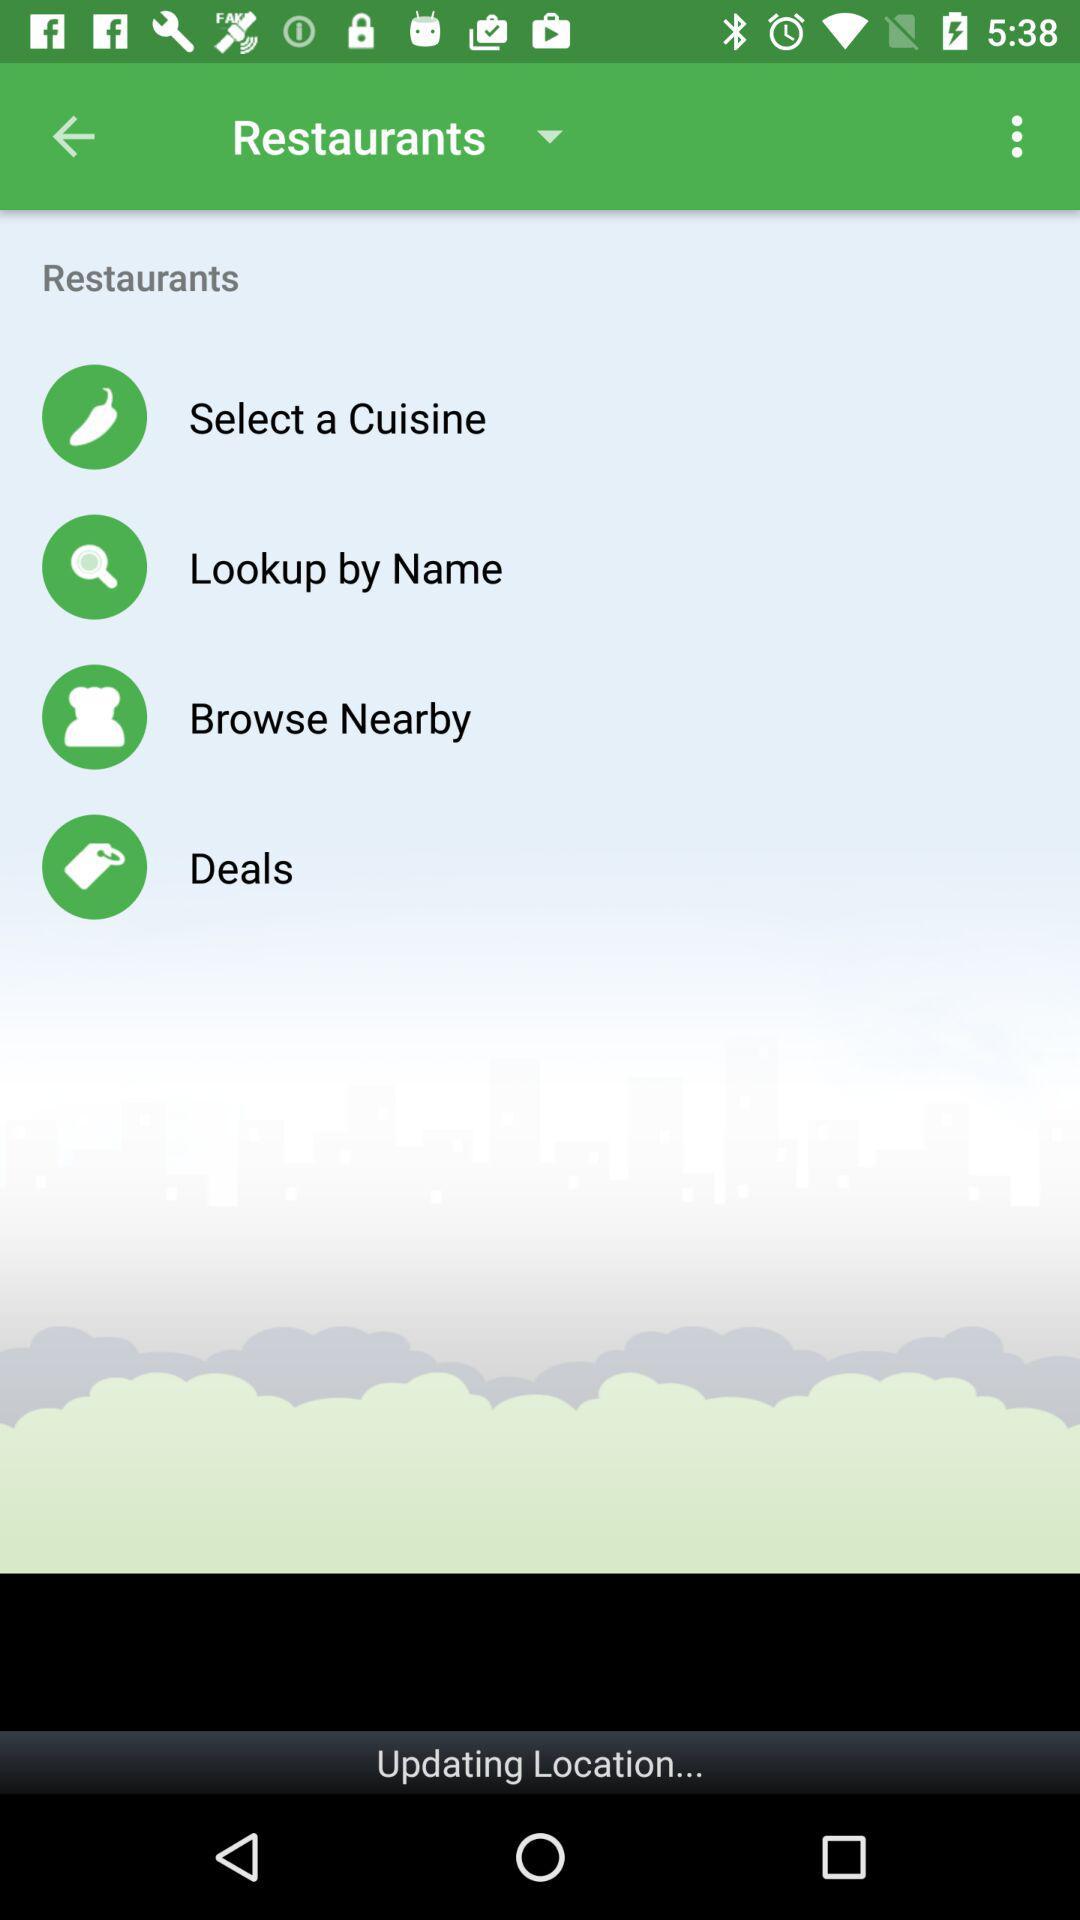 This screenshot has height=1920, width=1080. Describe the element at coordinates (329, 716) in the screenshot. I see `the item above deals` at that location.